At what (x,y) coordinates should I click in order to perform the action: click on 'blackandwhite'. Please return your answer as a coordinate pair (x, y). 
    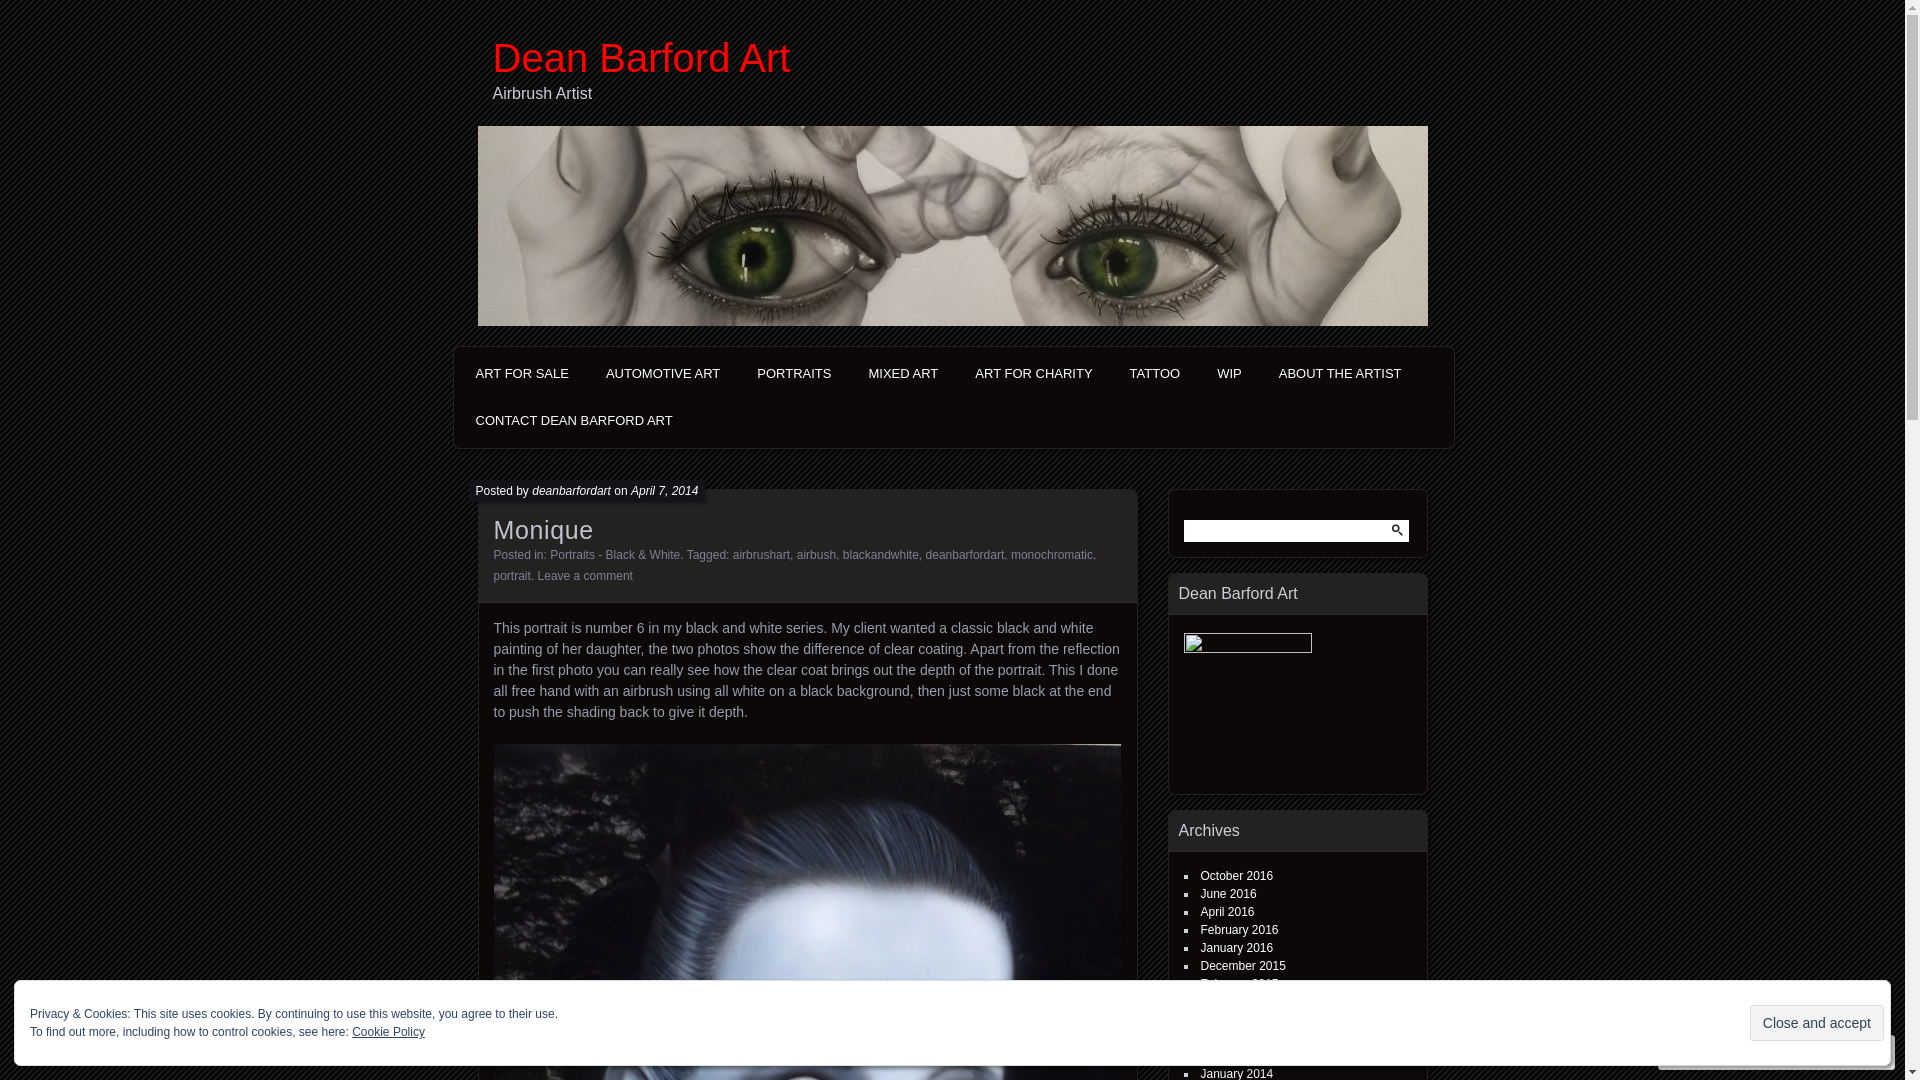
    Looking at the image, I should click on (880, 555).